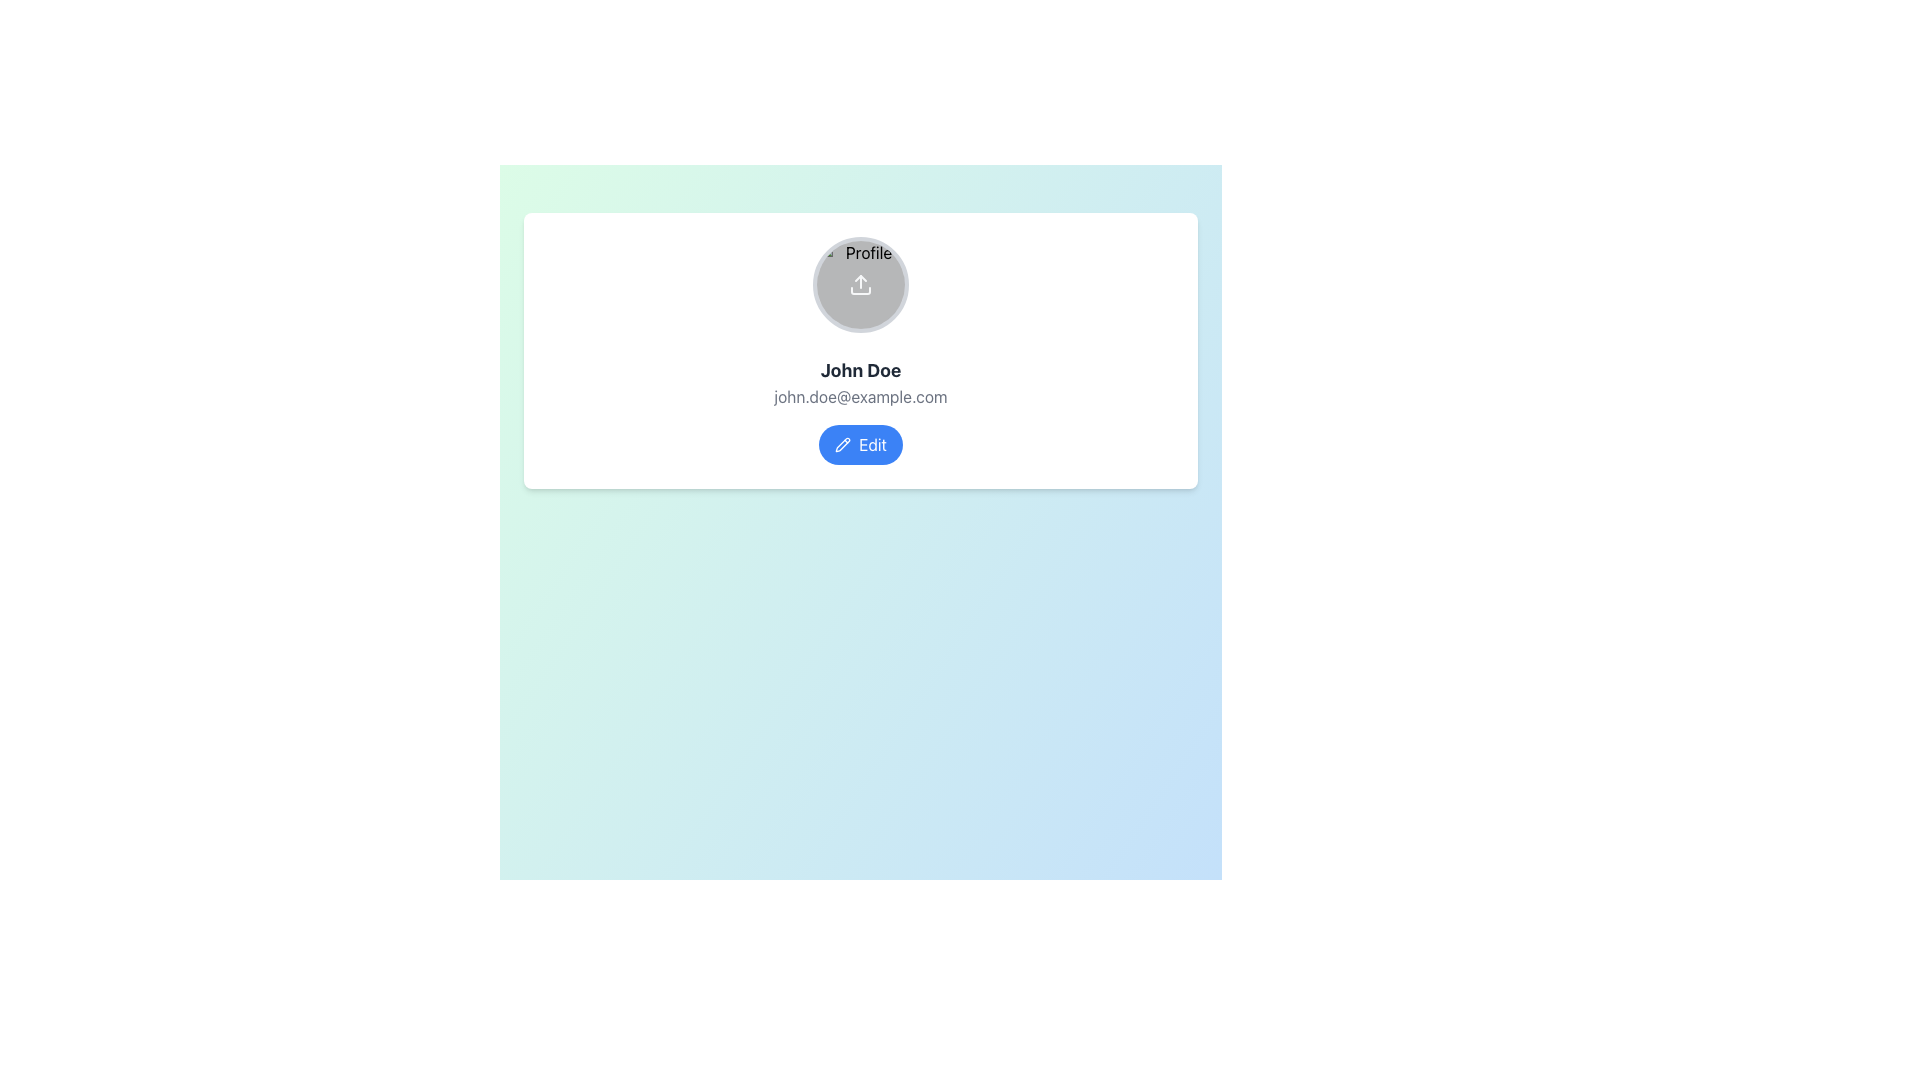  Describe the element at coordinates (860, 443) in the screenshot. I see `the edit button located at the bottom center of the profile card for 'John Doe'` at that location.